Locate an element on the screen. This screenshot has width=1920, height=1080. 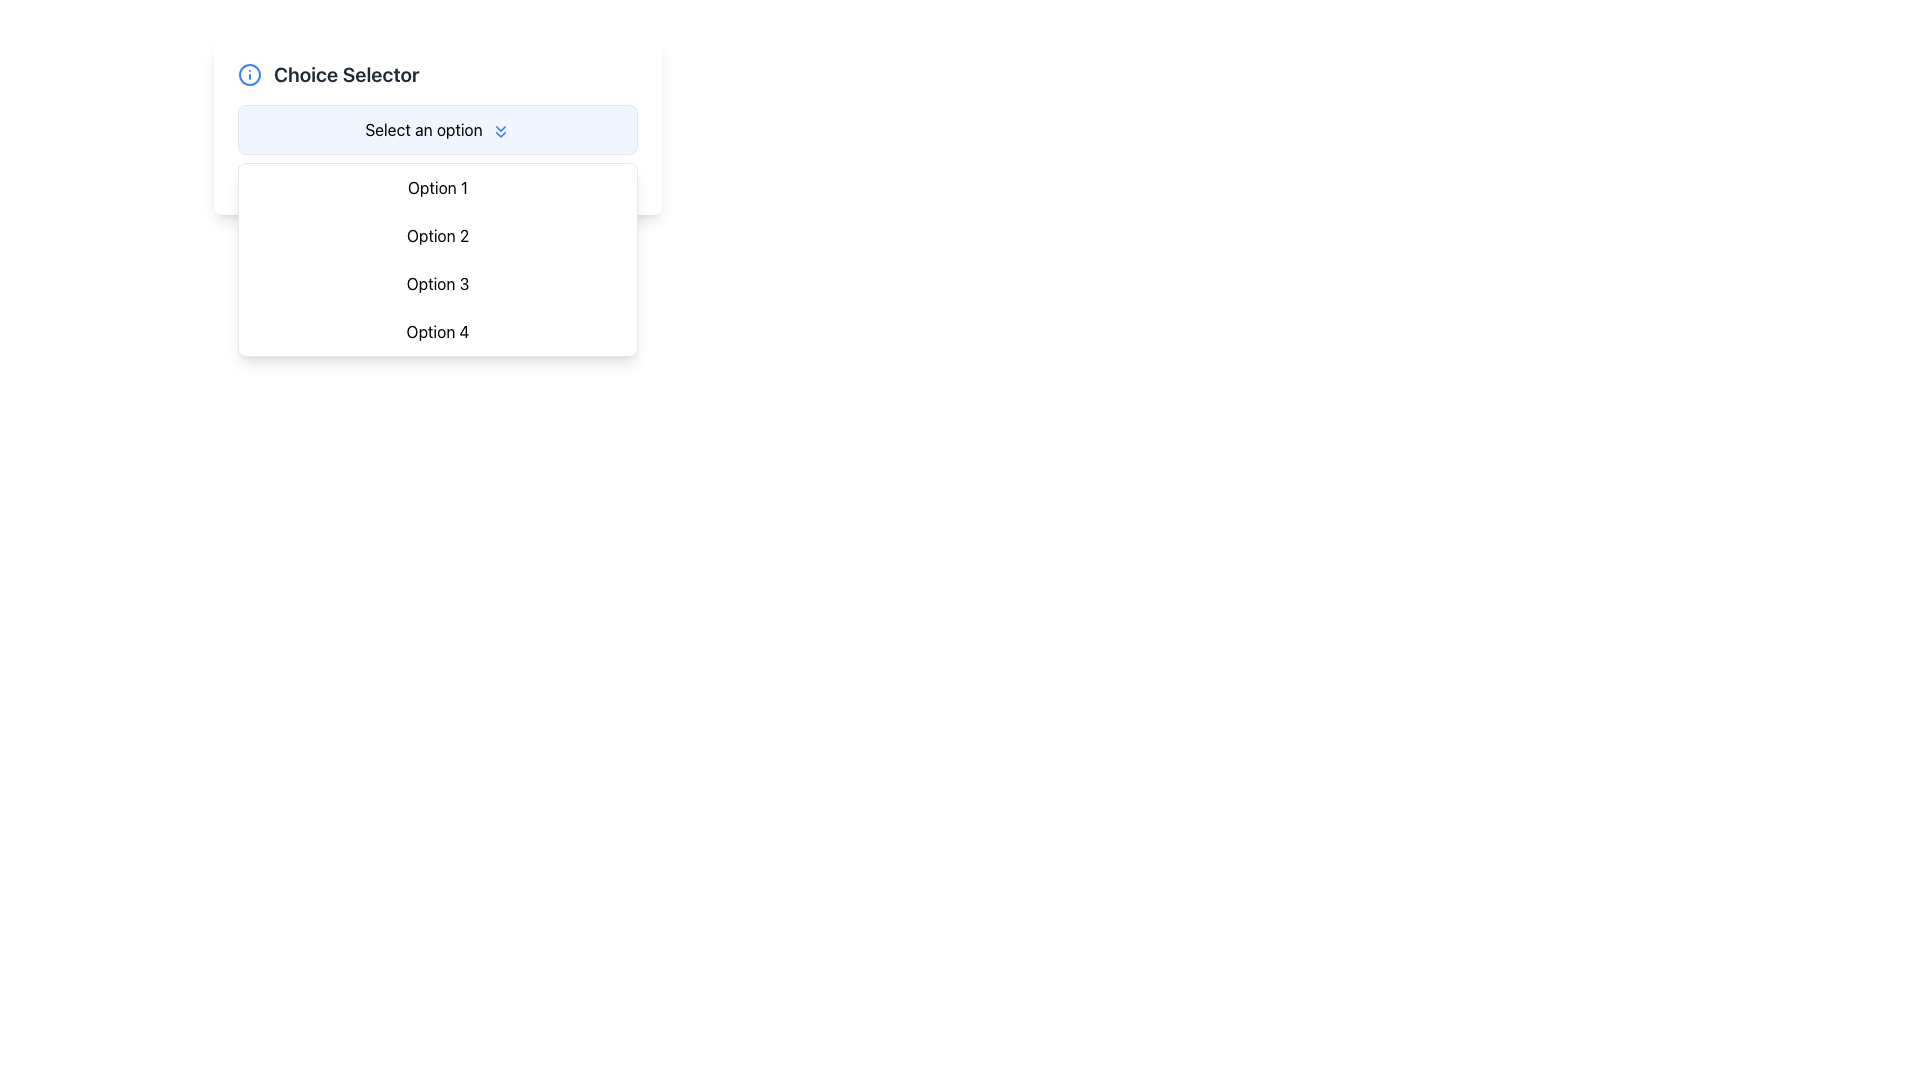
the Dropdown menu located in the 'Choice Selector' section is located at coordinates (436, 130).